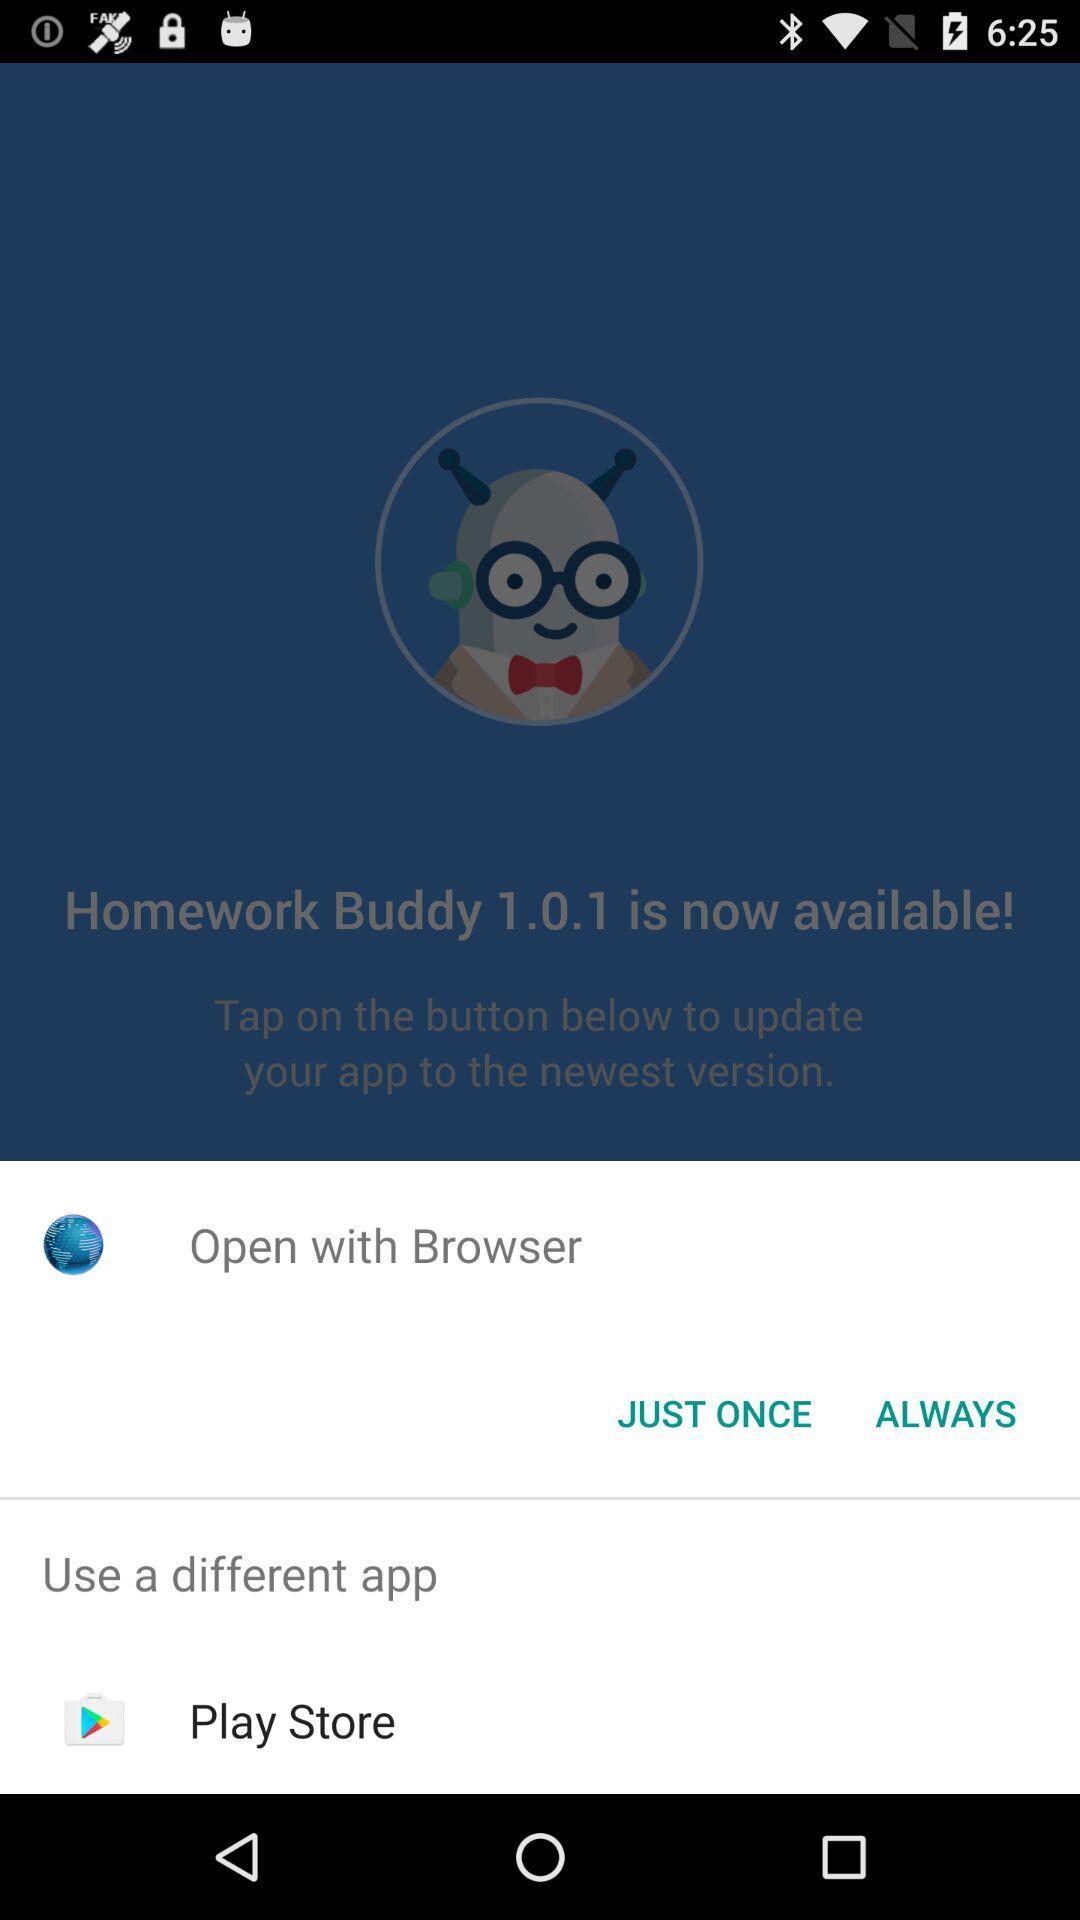 This screenshot has width=1080, height=1920. What do you see at coordinates (945, 1411) in the screenshot?
I see `the always icon` at bounding box center [945, 1411].